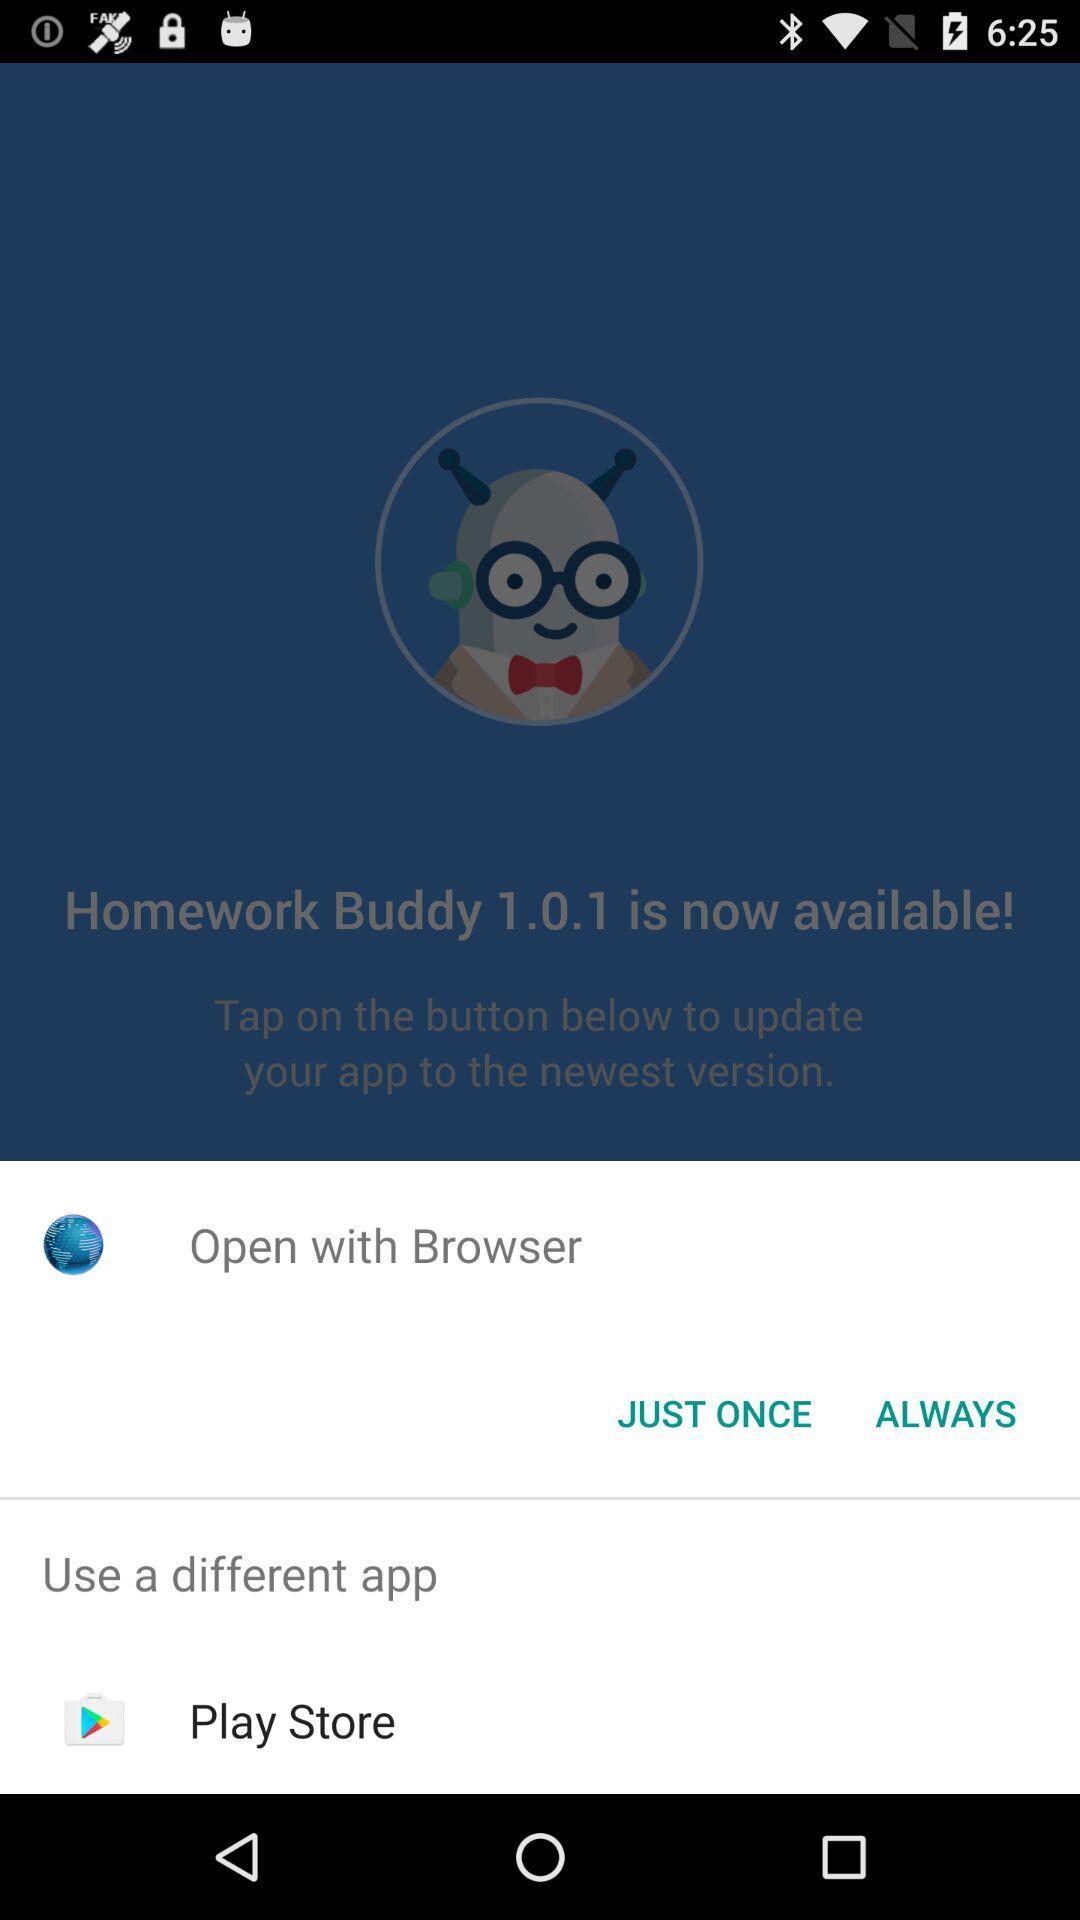 This screenshot has width=1080, height=1920. What do you see at coordinates (945, 1411) in the screenshot?
I see `the always icon` at bounding box center [945, 1411].